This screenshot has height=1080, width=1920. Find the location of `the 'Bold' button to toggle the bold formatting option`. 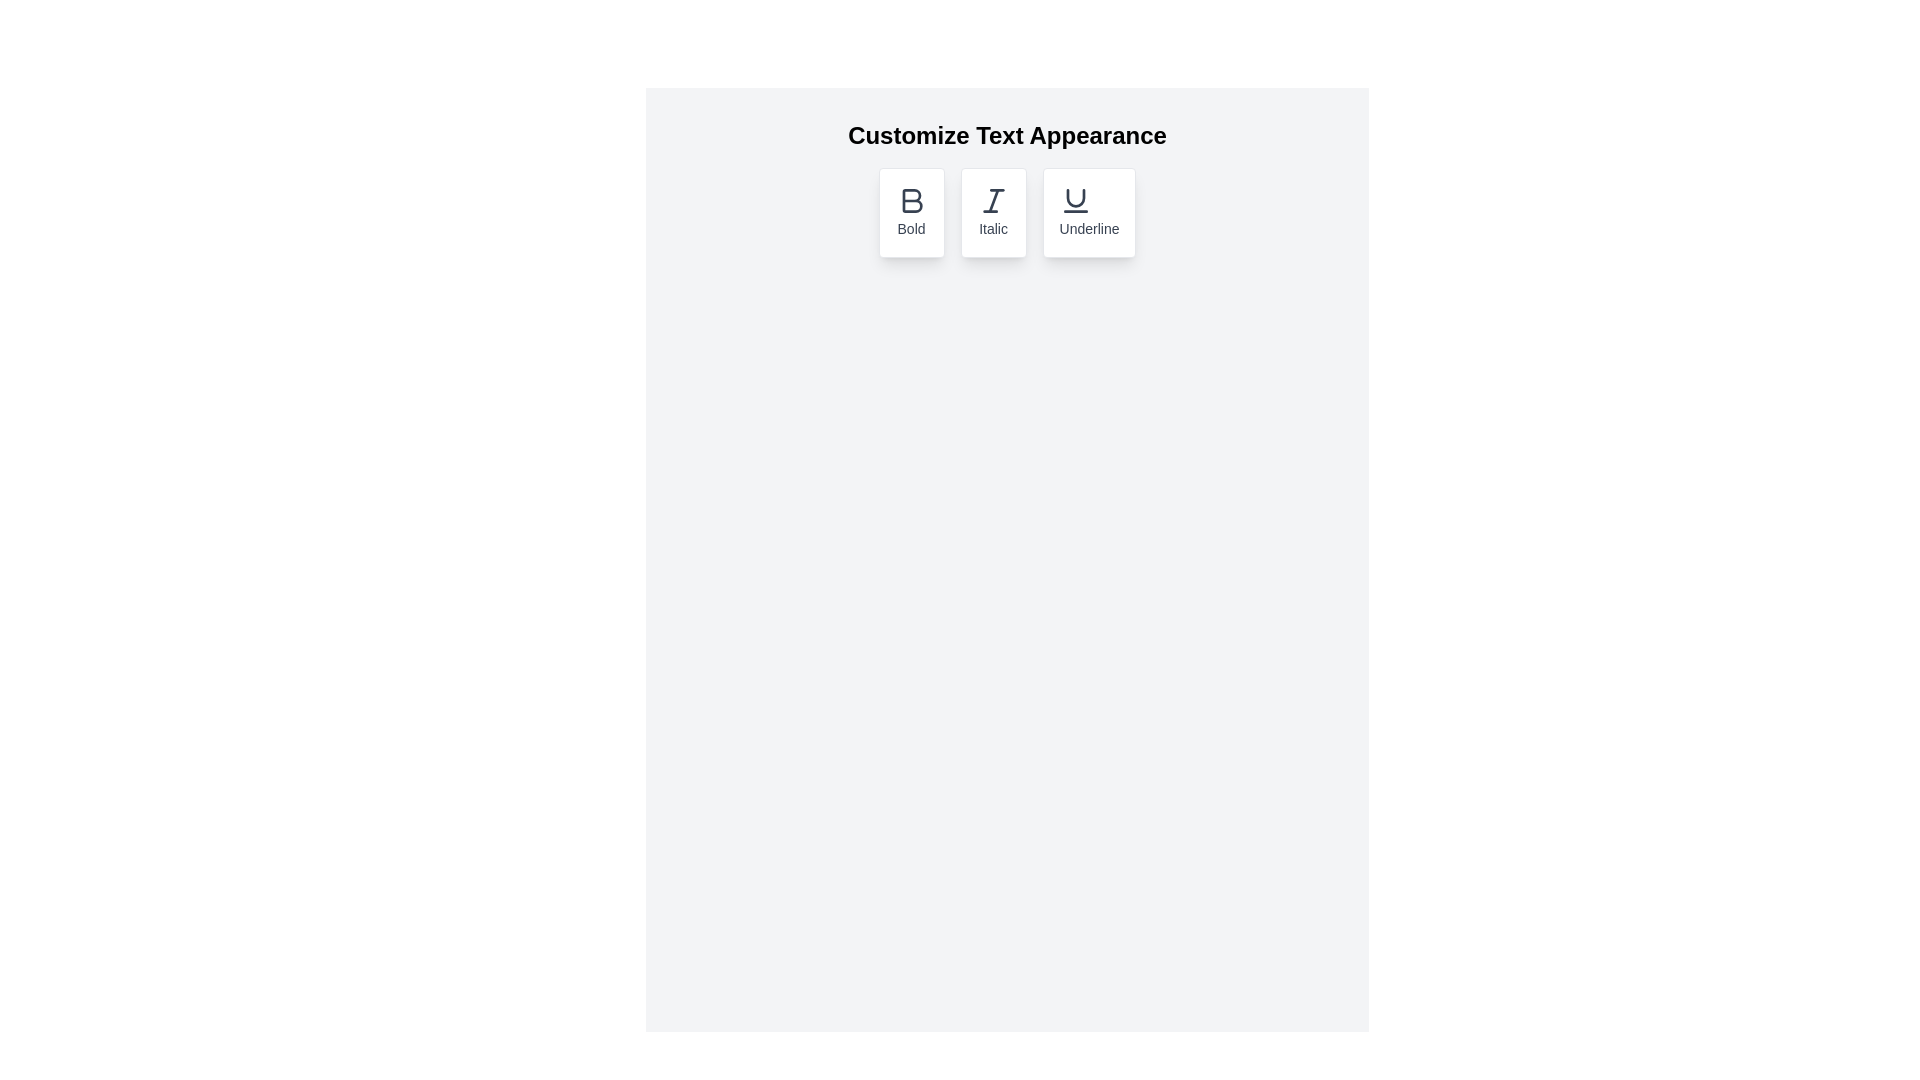

the 'Bold' button to toggle the bold formatting option is located at coordinates (910, 212).